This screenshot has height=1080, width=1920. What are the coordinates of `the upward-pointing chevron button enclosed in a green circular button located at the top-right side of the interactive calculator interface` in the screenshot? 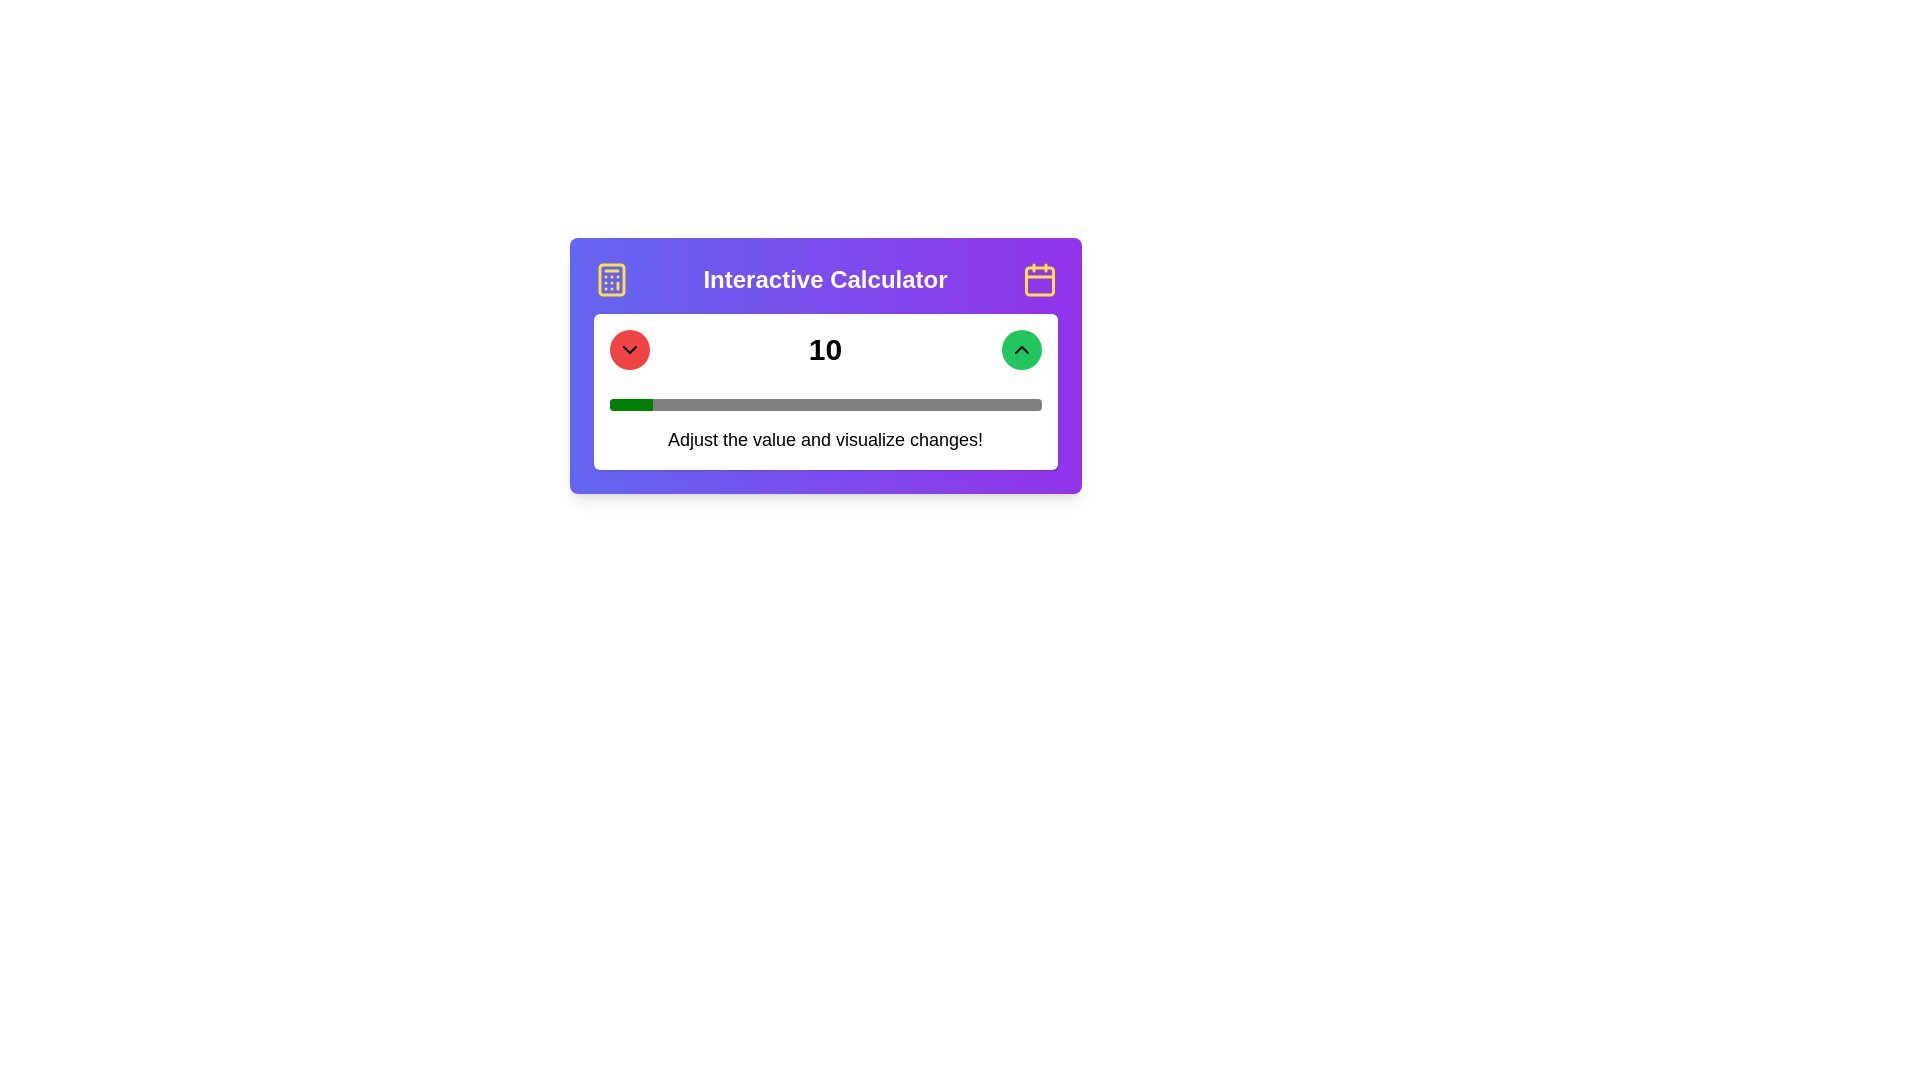 It's located at (1021, 349).